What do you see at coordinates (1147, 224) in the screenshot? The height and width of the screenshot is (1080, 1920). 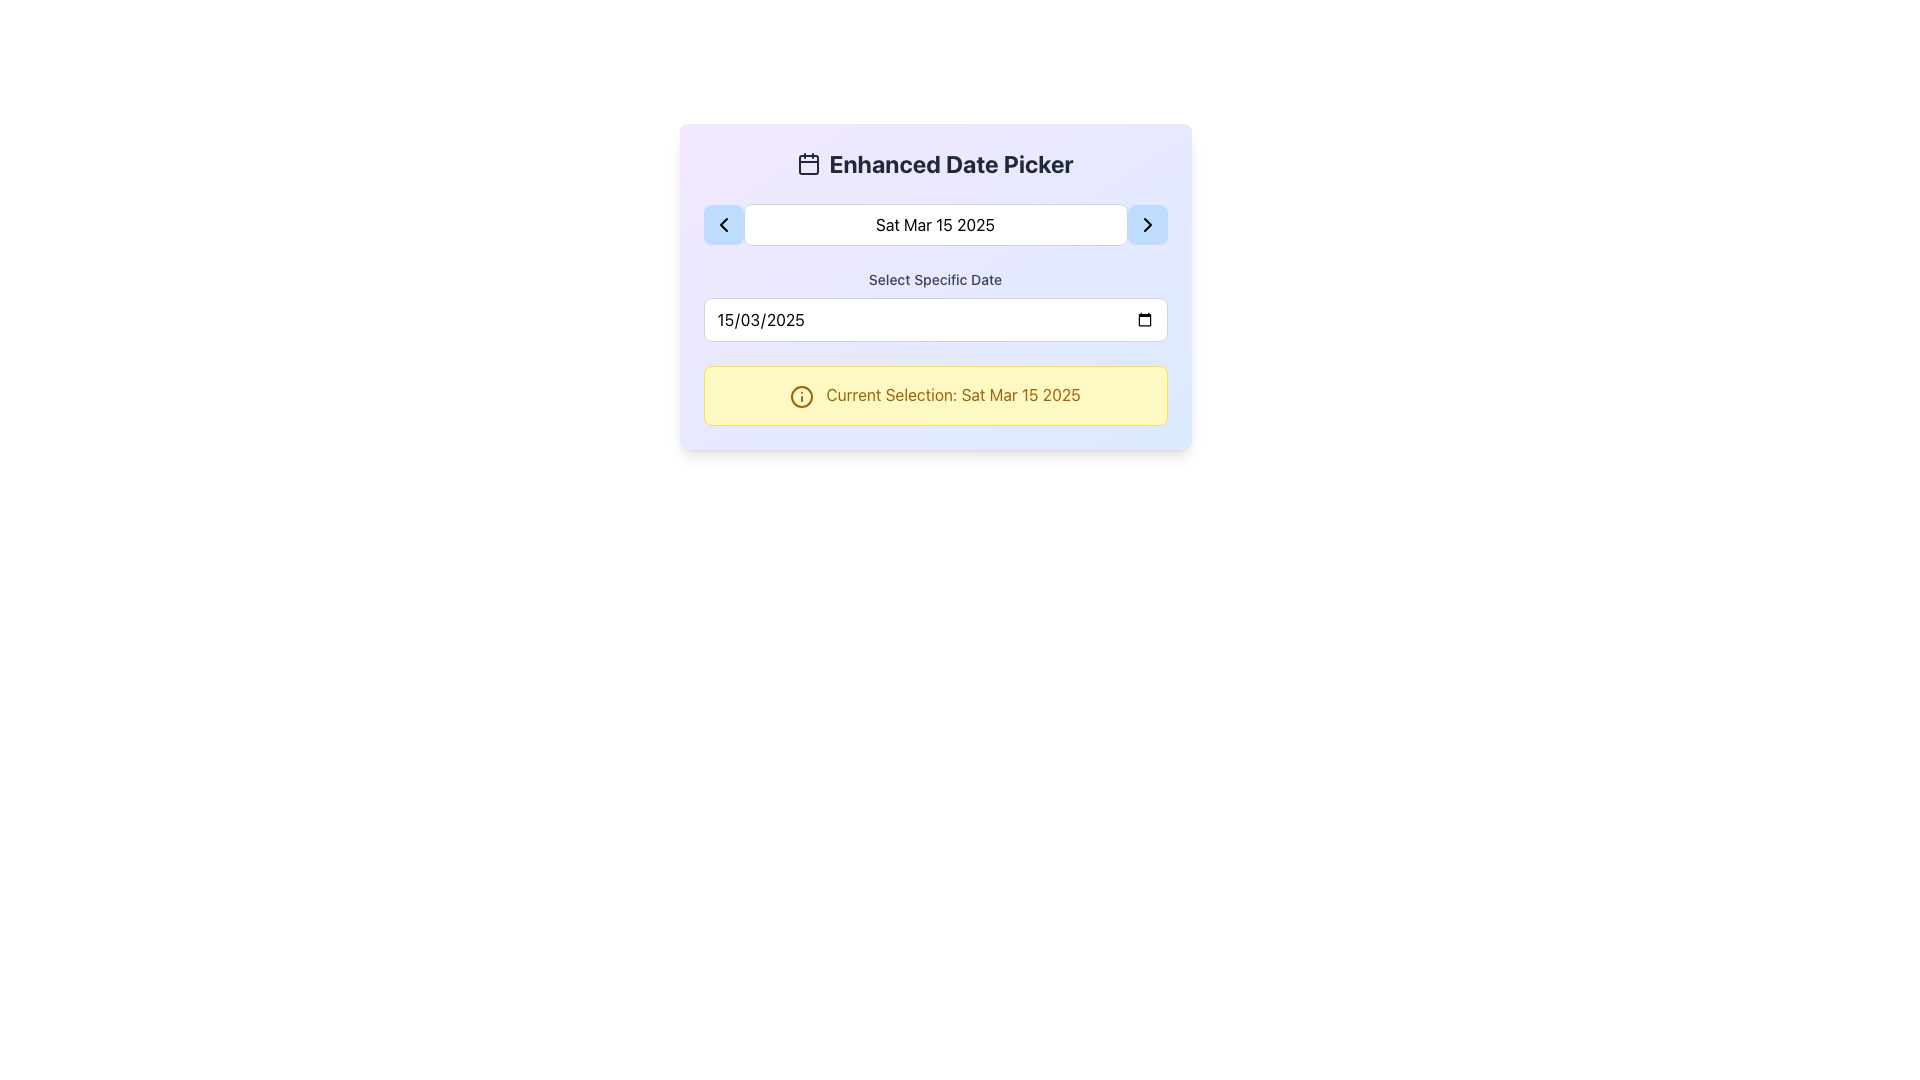 I see `the navigation button located at the far right of the date picker interface` at bounding box center [1147, 224].